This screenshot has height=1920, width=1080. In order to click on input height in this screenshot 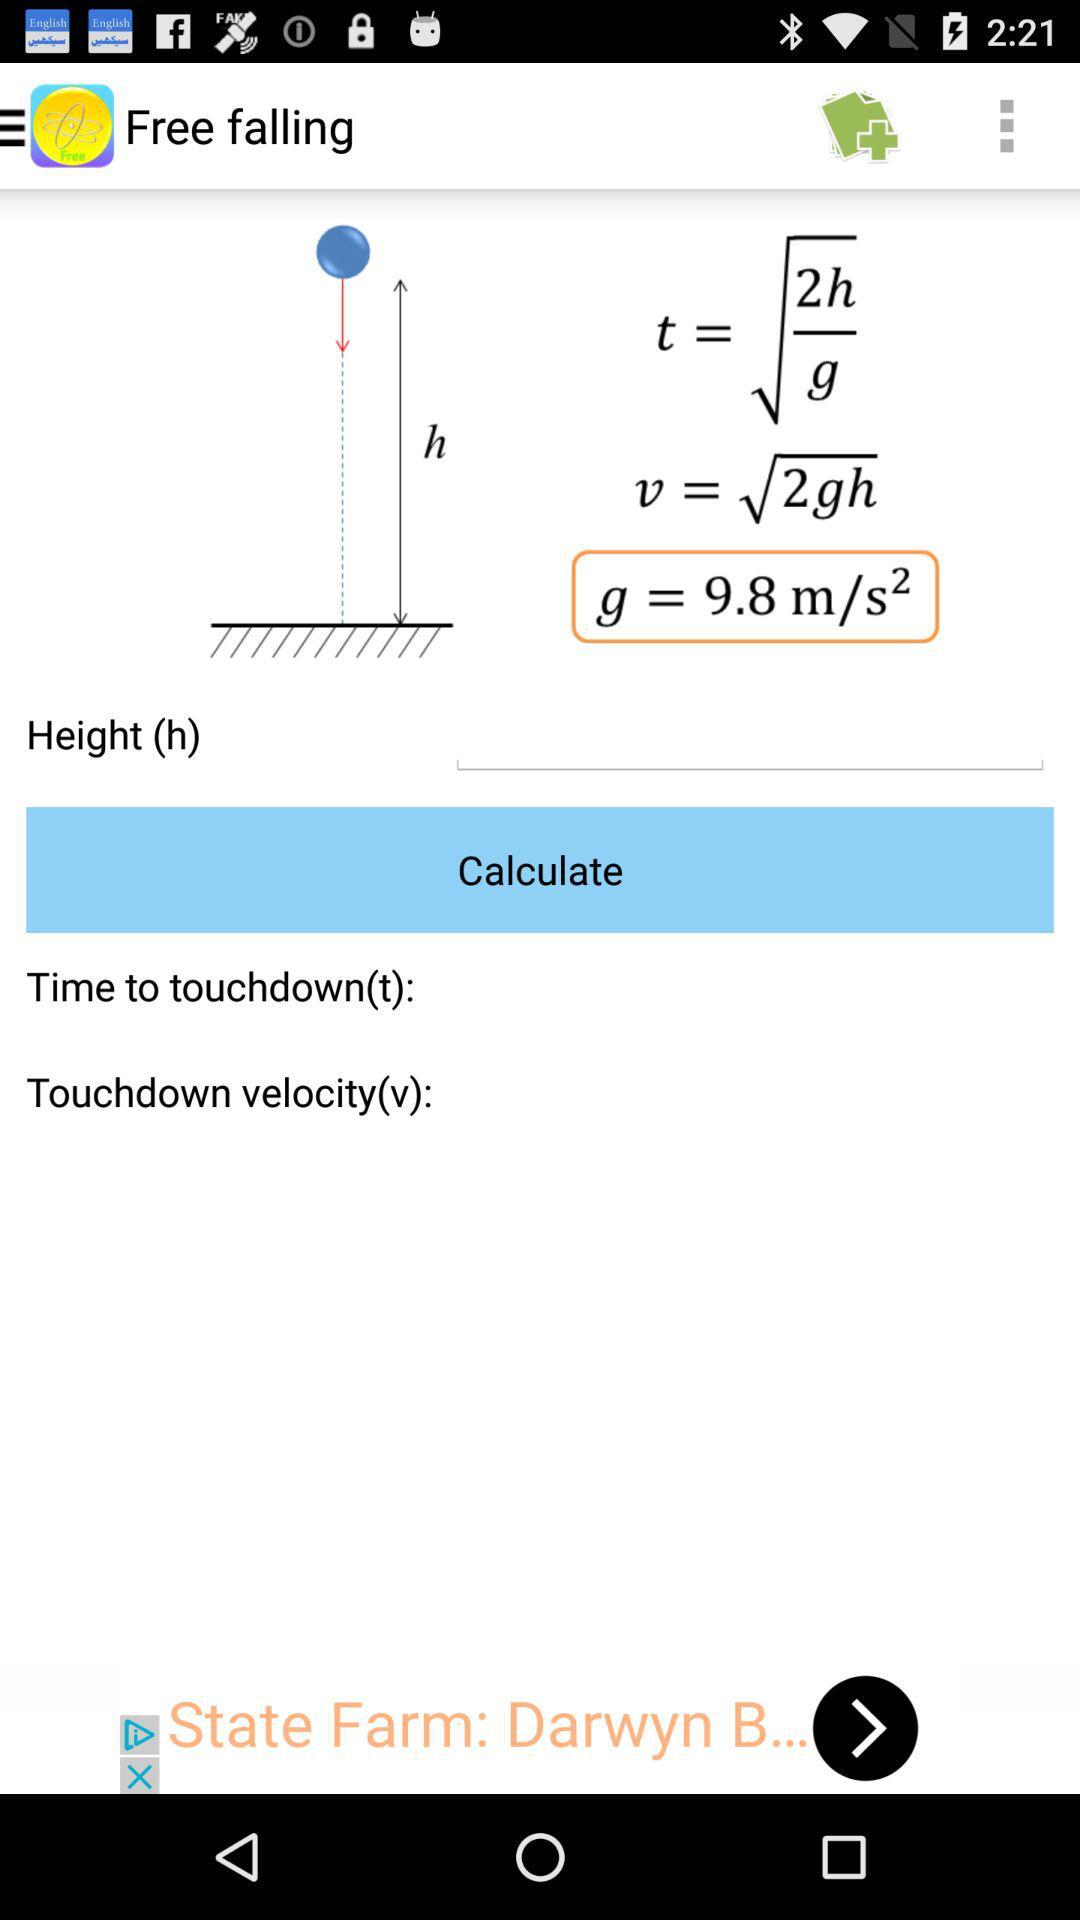, I will do `click(749, 733)`.